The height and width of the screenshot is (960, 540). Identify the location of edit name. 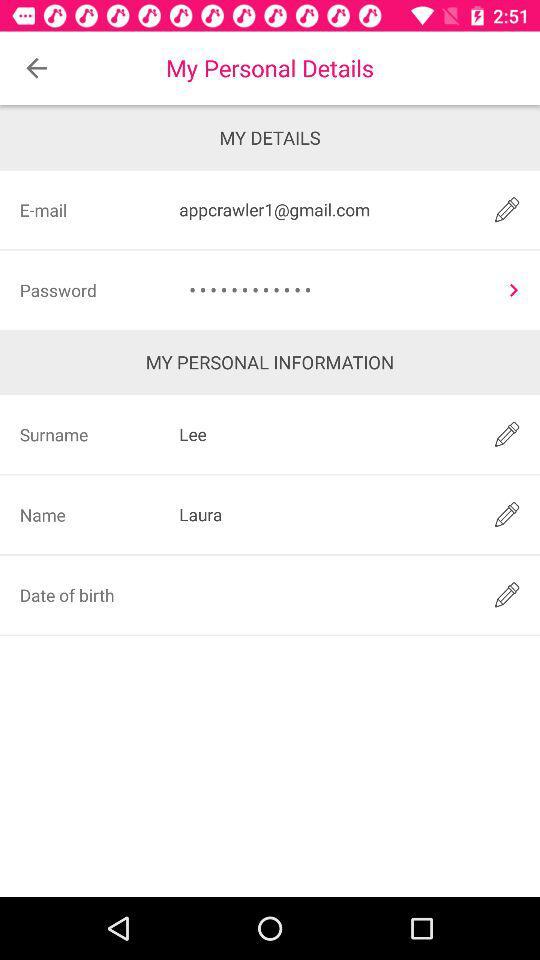
(507, 513).